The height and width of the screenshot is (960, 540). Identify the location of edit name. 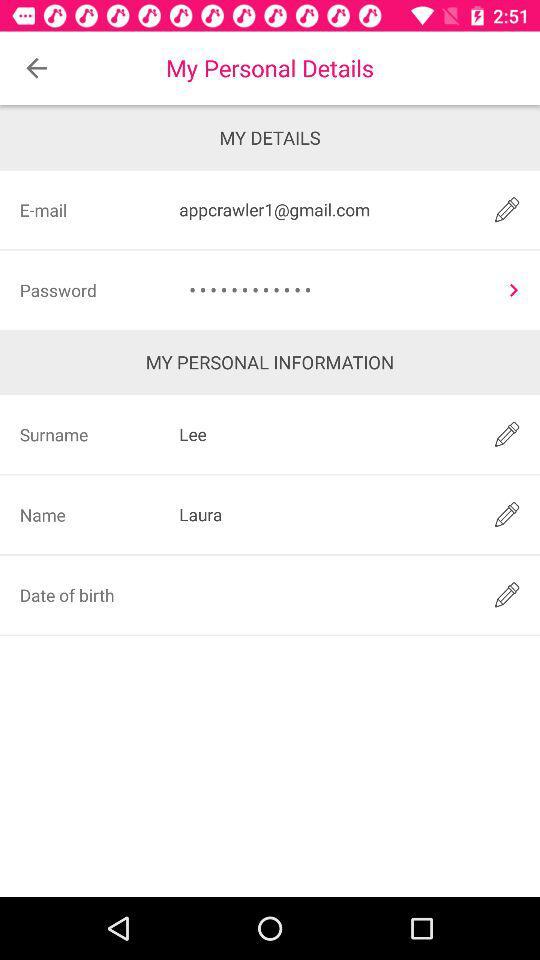
(507, 513).